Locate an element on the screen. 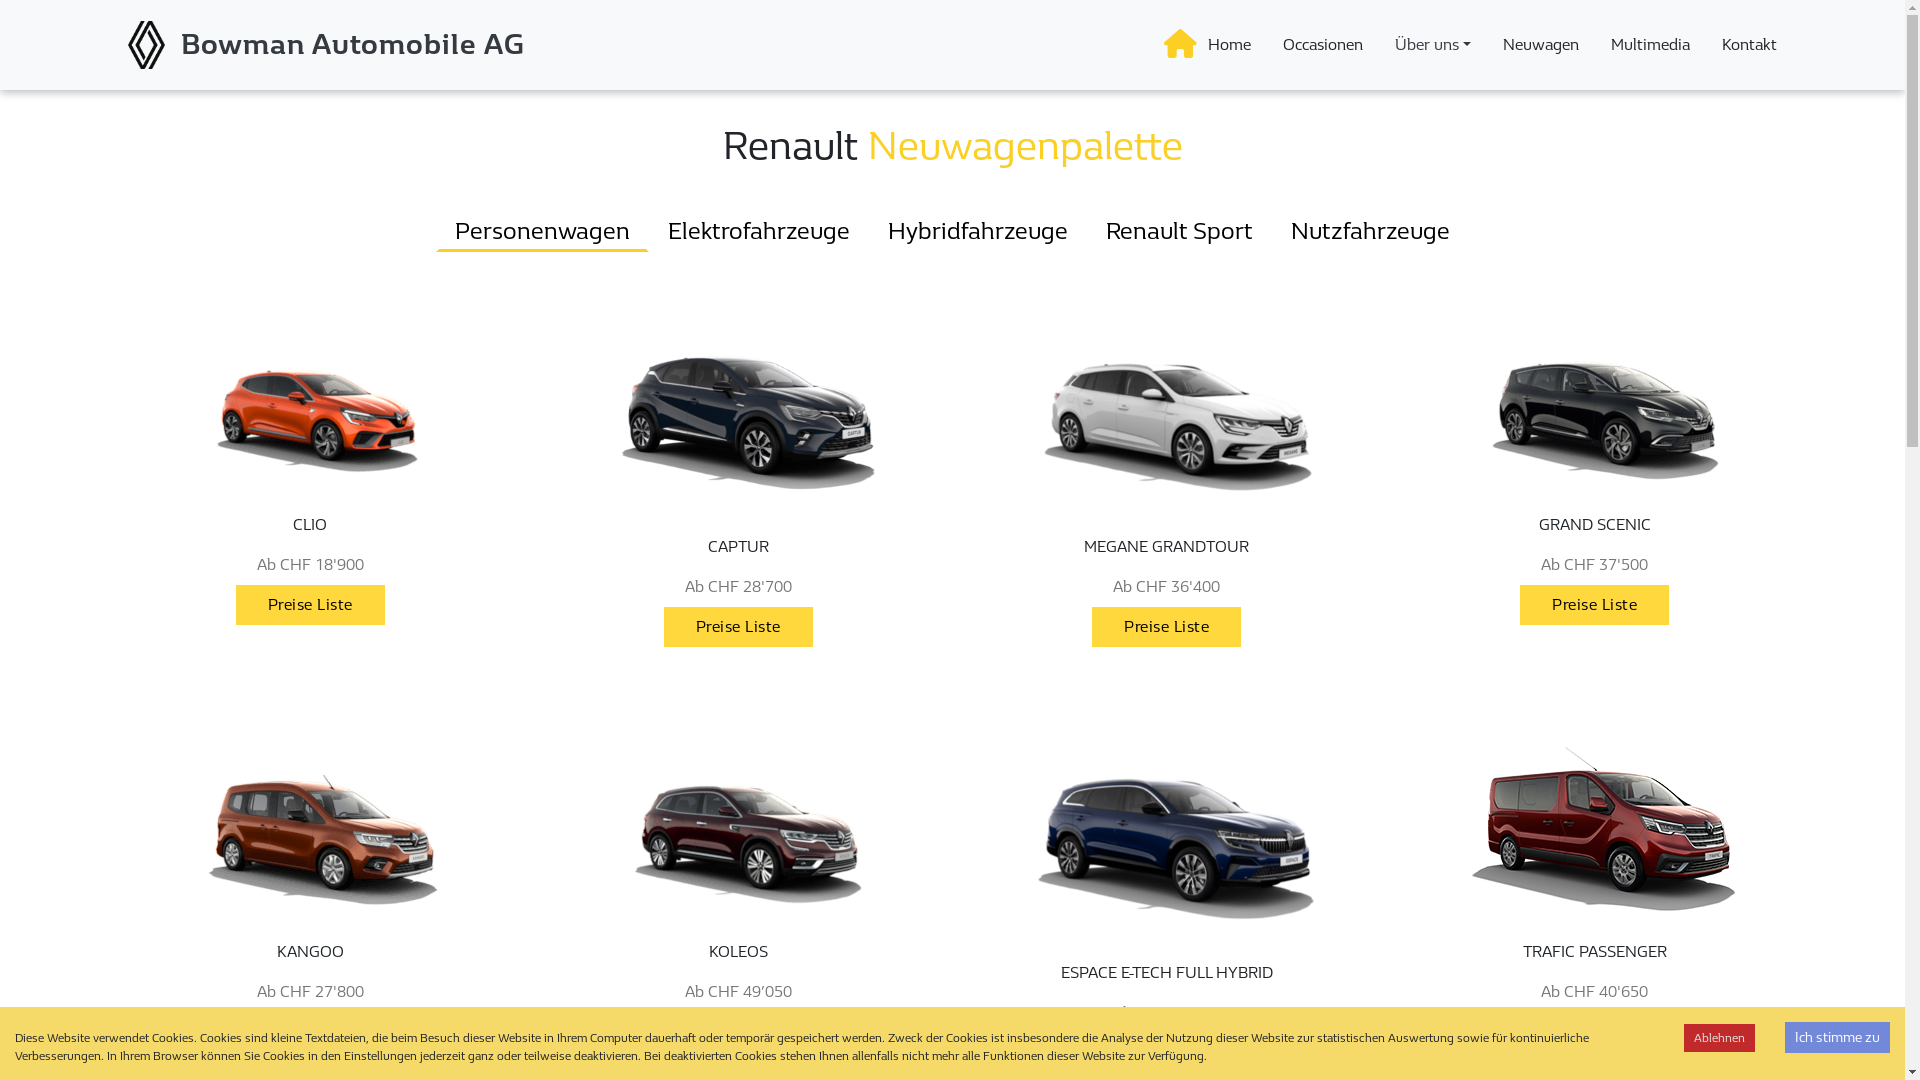  'Elektrofahrzeuge' is located at coordinates (757, 230).